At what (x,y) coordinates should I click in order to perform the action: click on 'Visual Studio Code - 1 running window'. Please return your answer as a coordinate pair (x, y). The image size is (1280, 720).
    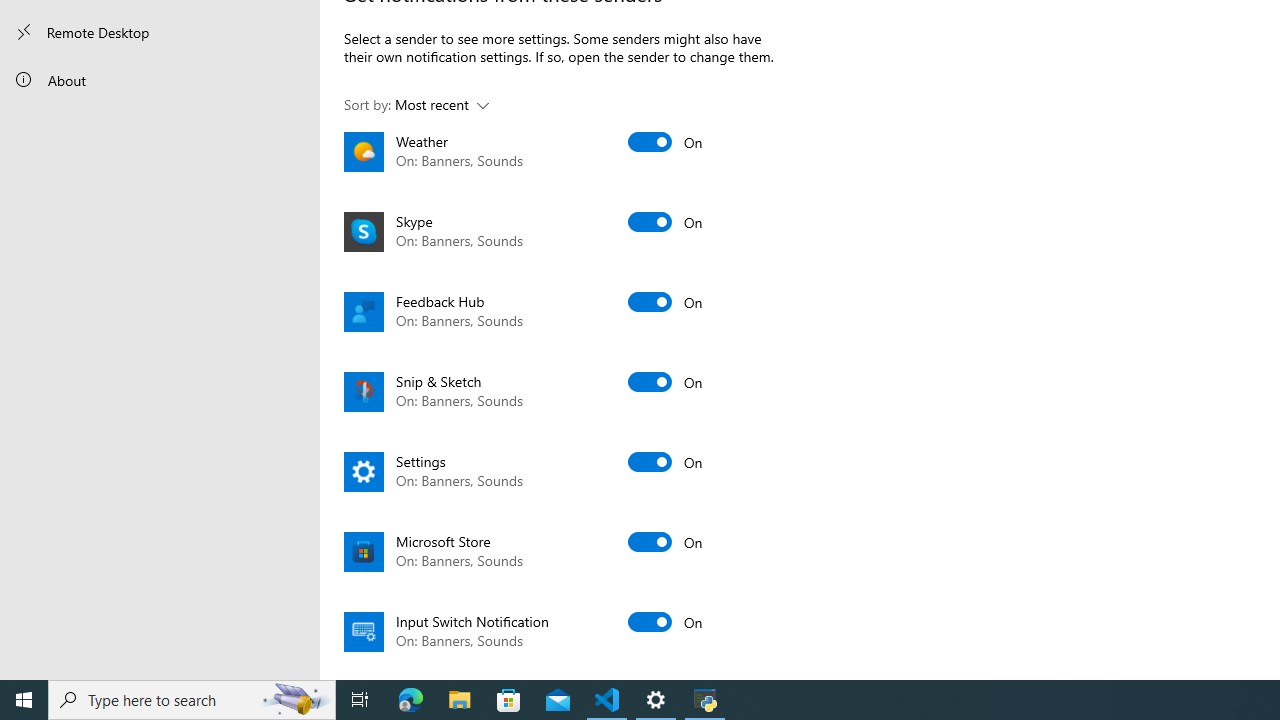
    Looking at the image, I should click on (606, 698).